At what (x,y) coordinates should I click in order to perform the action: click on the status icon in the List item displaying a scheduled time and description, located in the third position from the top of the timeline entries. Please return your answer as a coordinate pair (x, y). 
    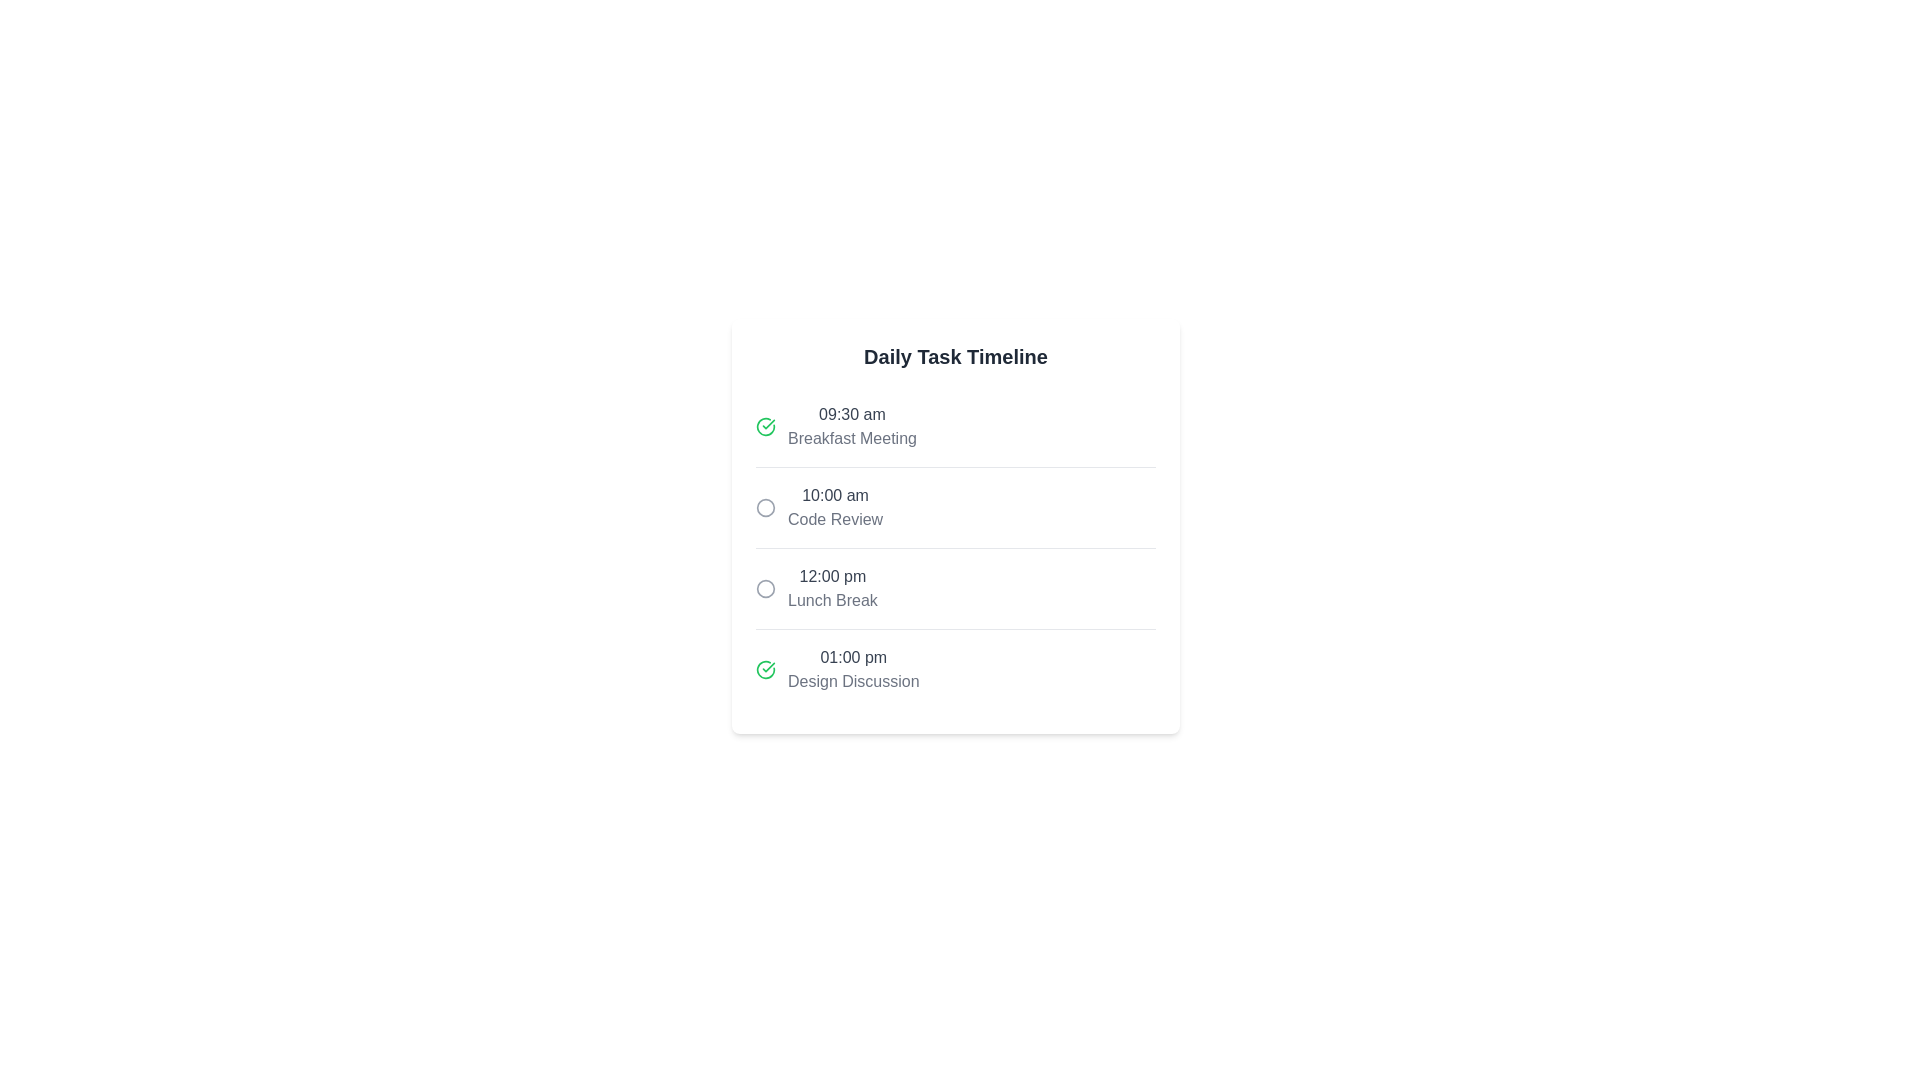
    Looking at the image, I should click on (954, 587).